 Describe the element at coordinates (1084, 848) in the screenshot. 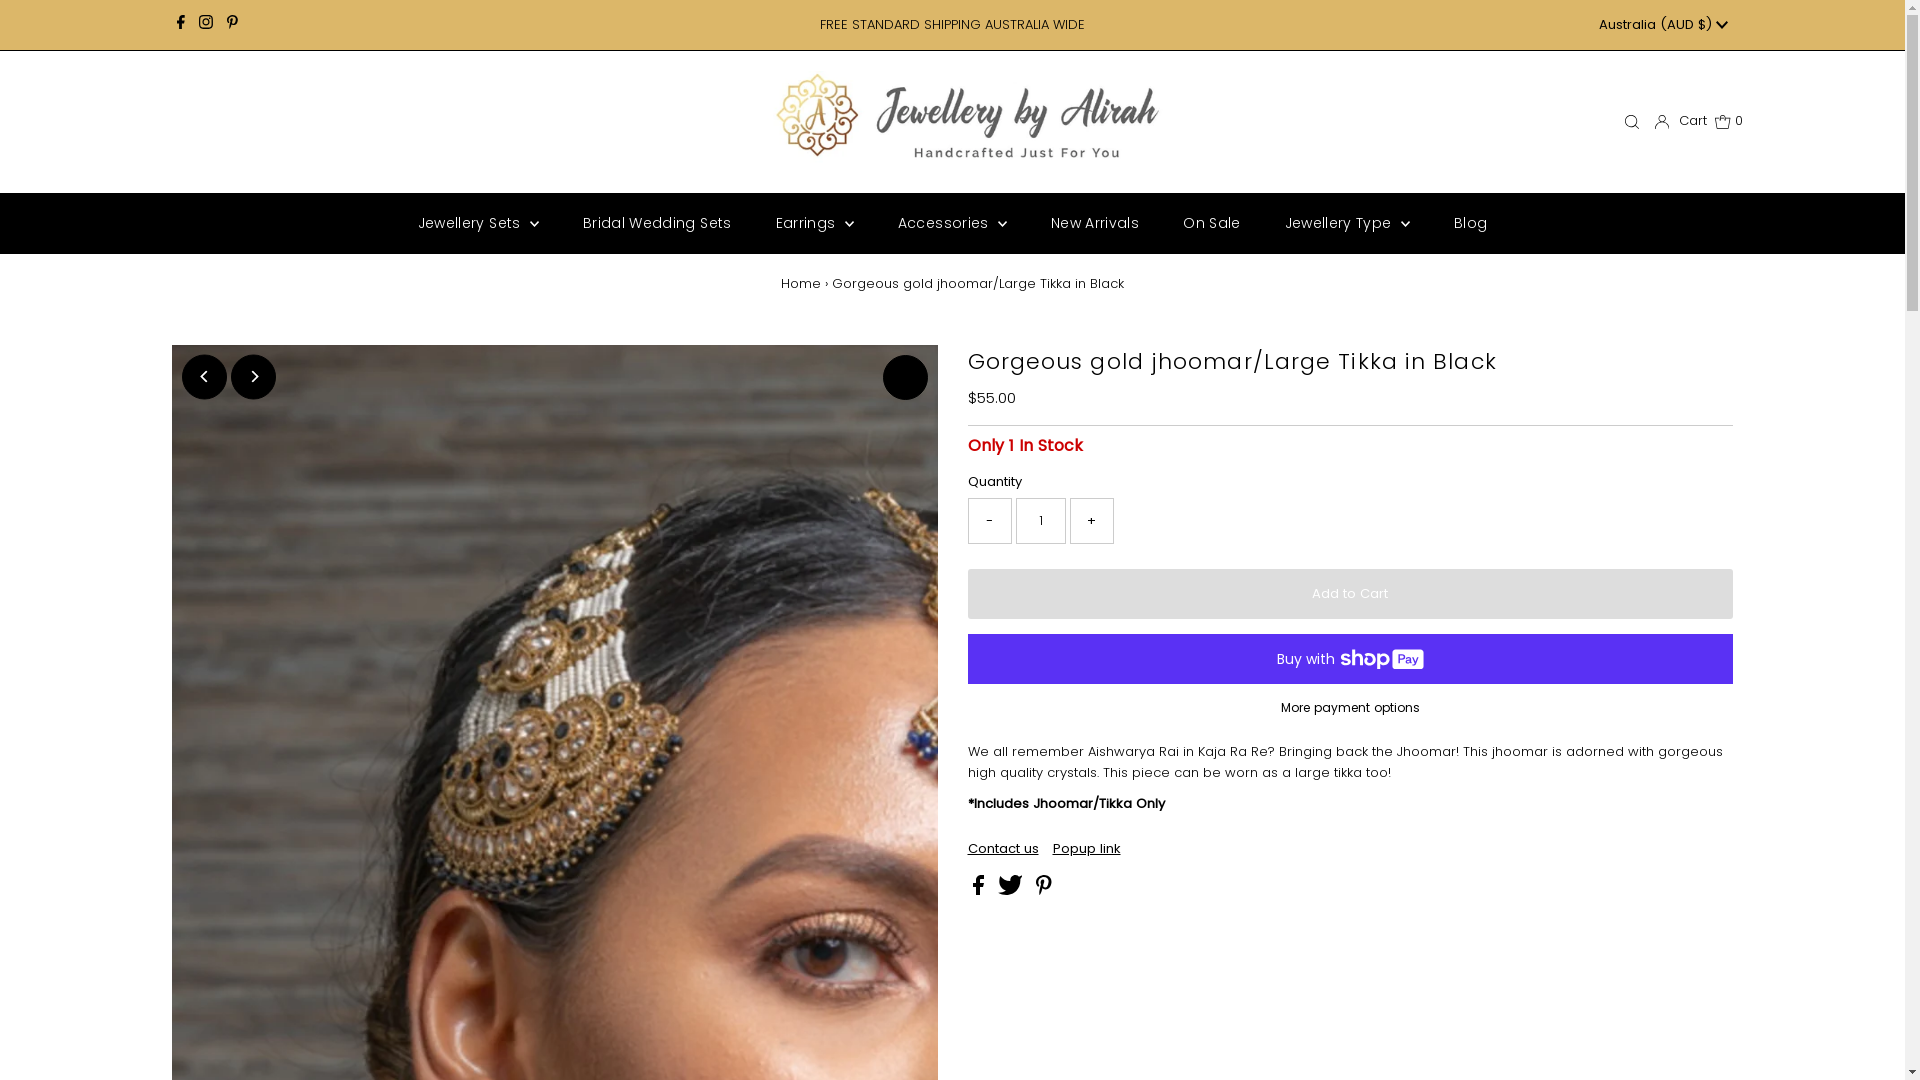

I see `'Popup link'` at that location.